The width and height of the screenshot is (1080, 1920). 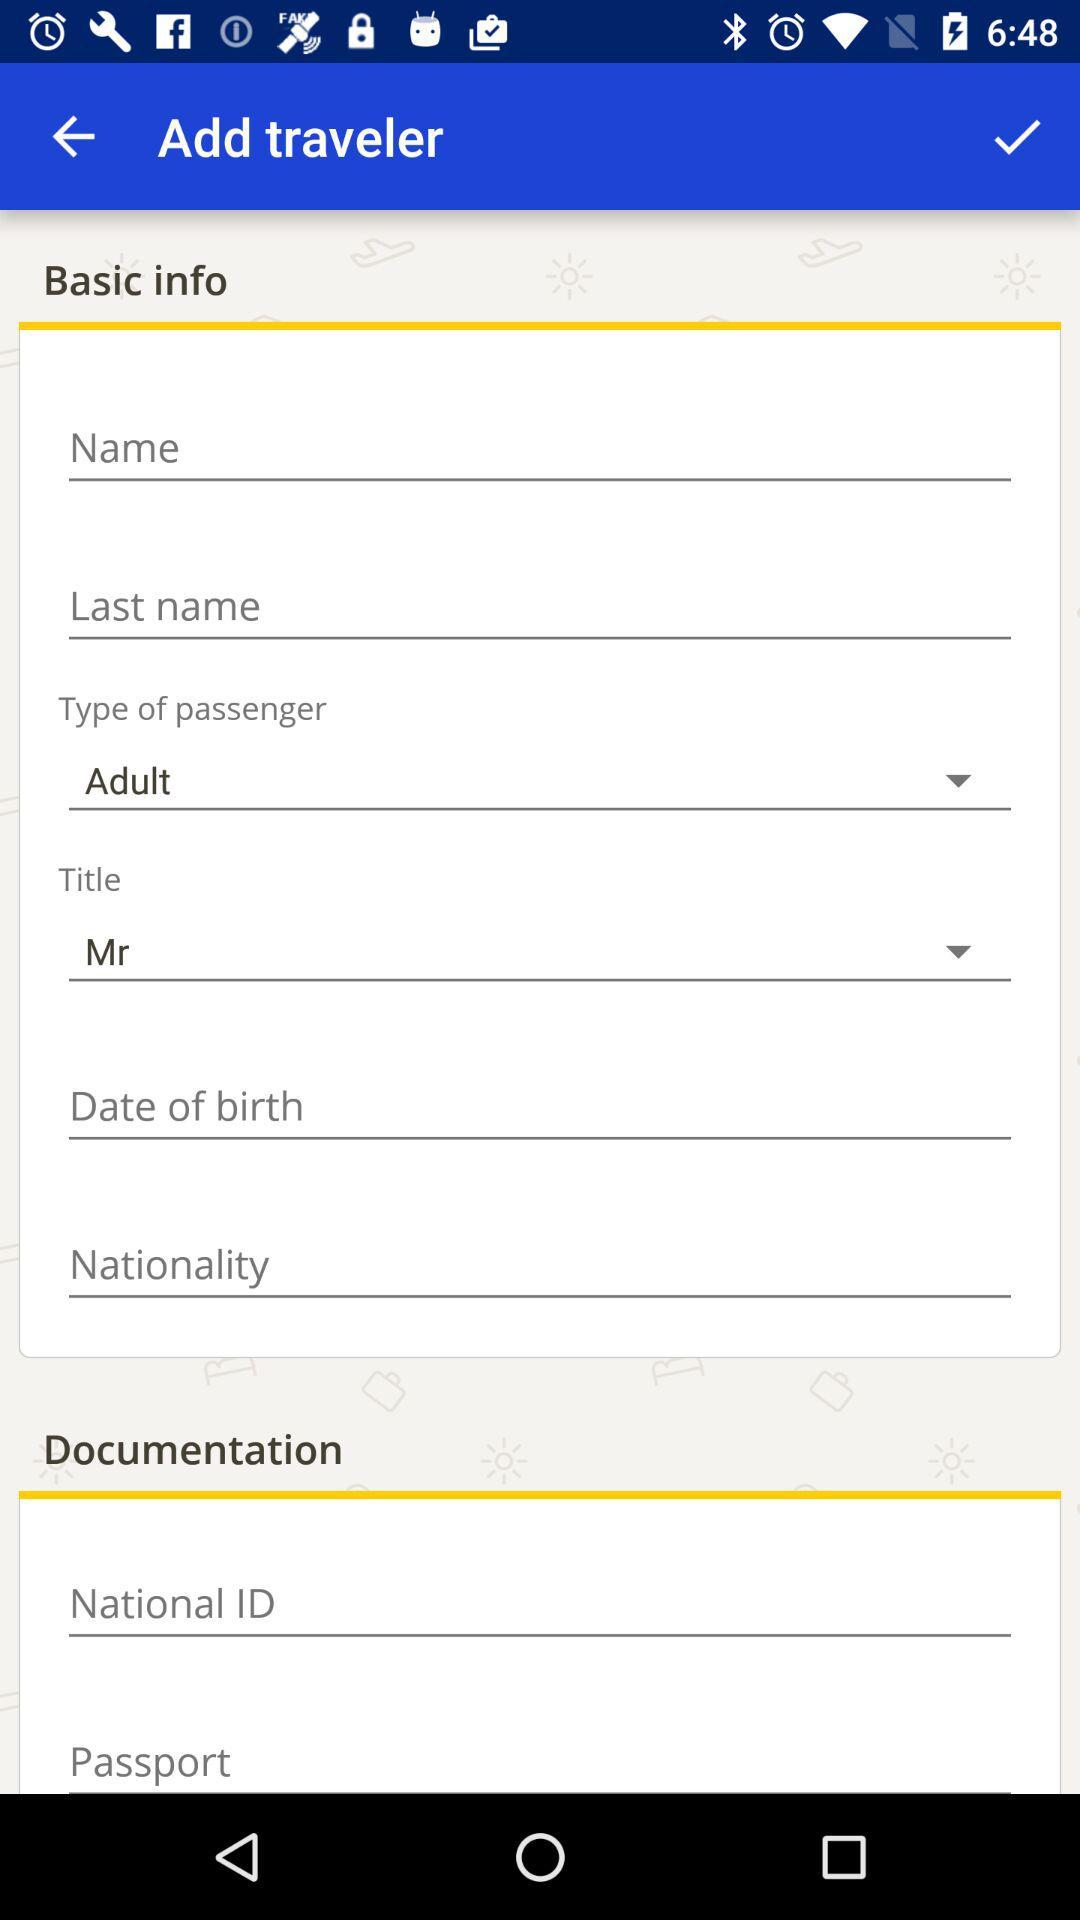 I want to click on password, so click(x=540, y=1749).